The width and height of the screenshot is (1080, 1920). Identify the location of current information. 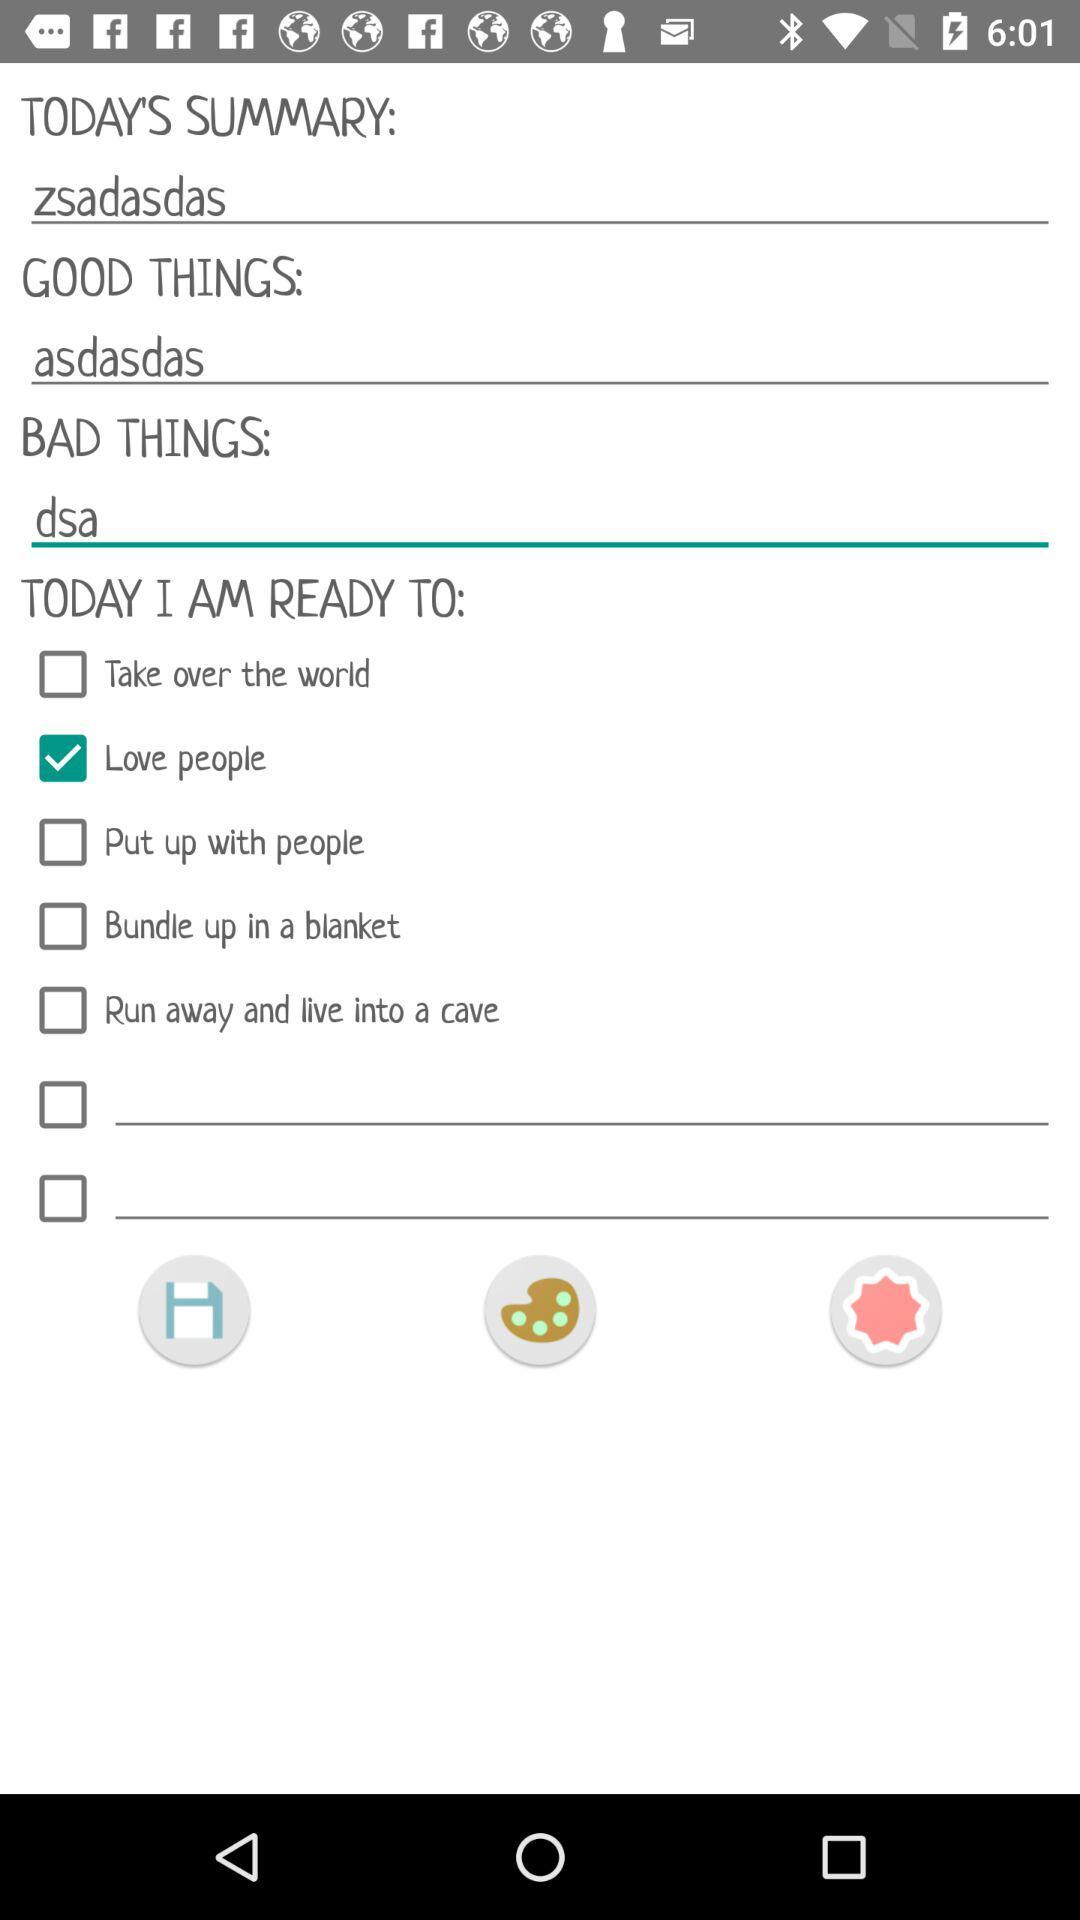
(193, 1310).